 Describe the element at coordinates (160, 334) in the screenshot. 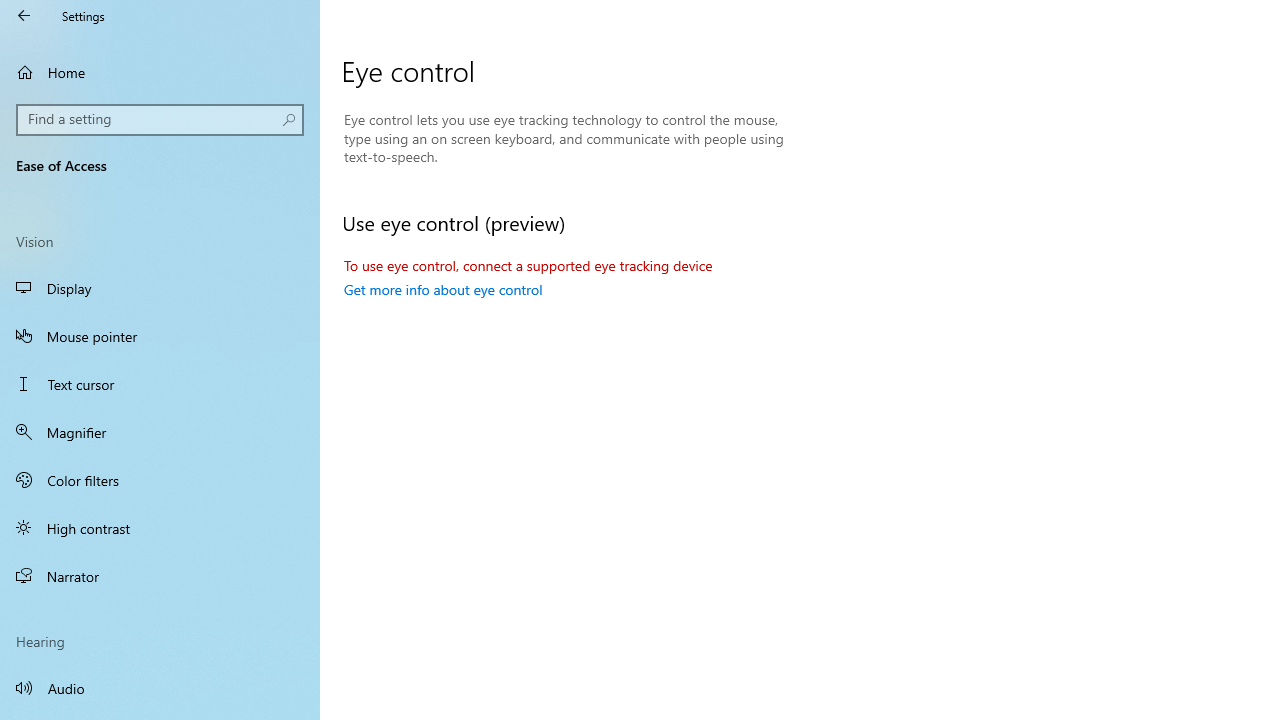

I see `'Mouse pointer'` at that location.